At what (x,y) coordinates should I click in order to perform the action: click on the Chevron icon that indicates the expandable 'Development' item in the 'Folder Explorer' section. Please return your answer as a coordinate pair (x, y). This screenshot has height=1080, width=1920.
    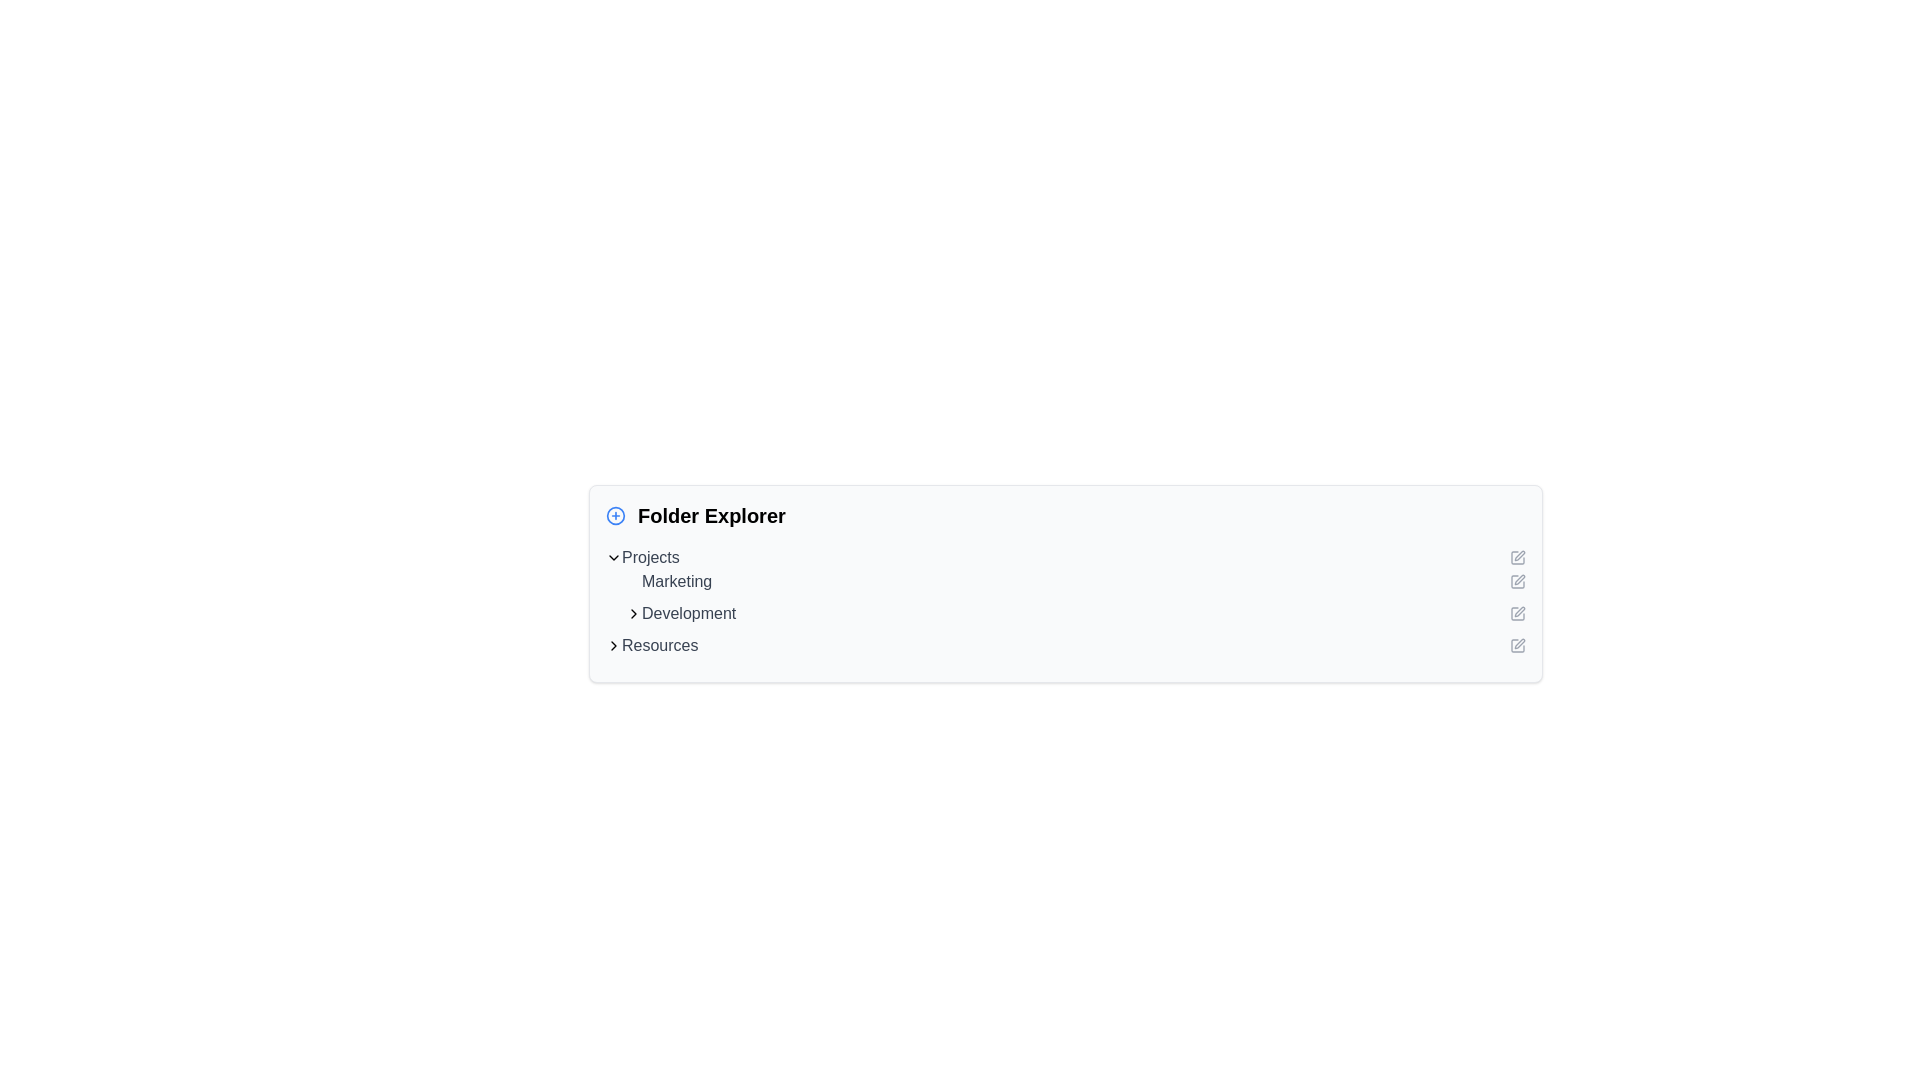
    Looking at the image, I should click on (632, 612).